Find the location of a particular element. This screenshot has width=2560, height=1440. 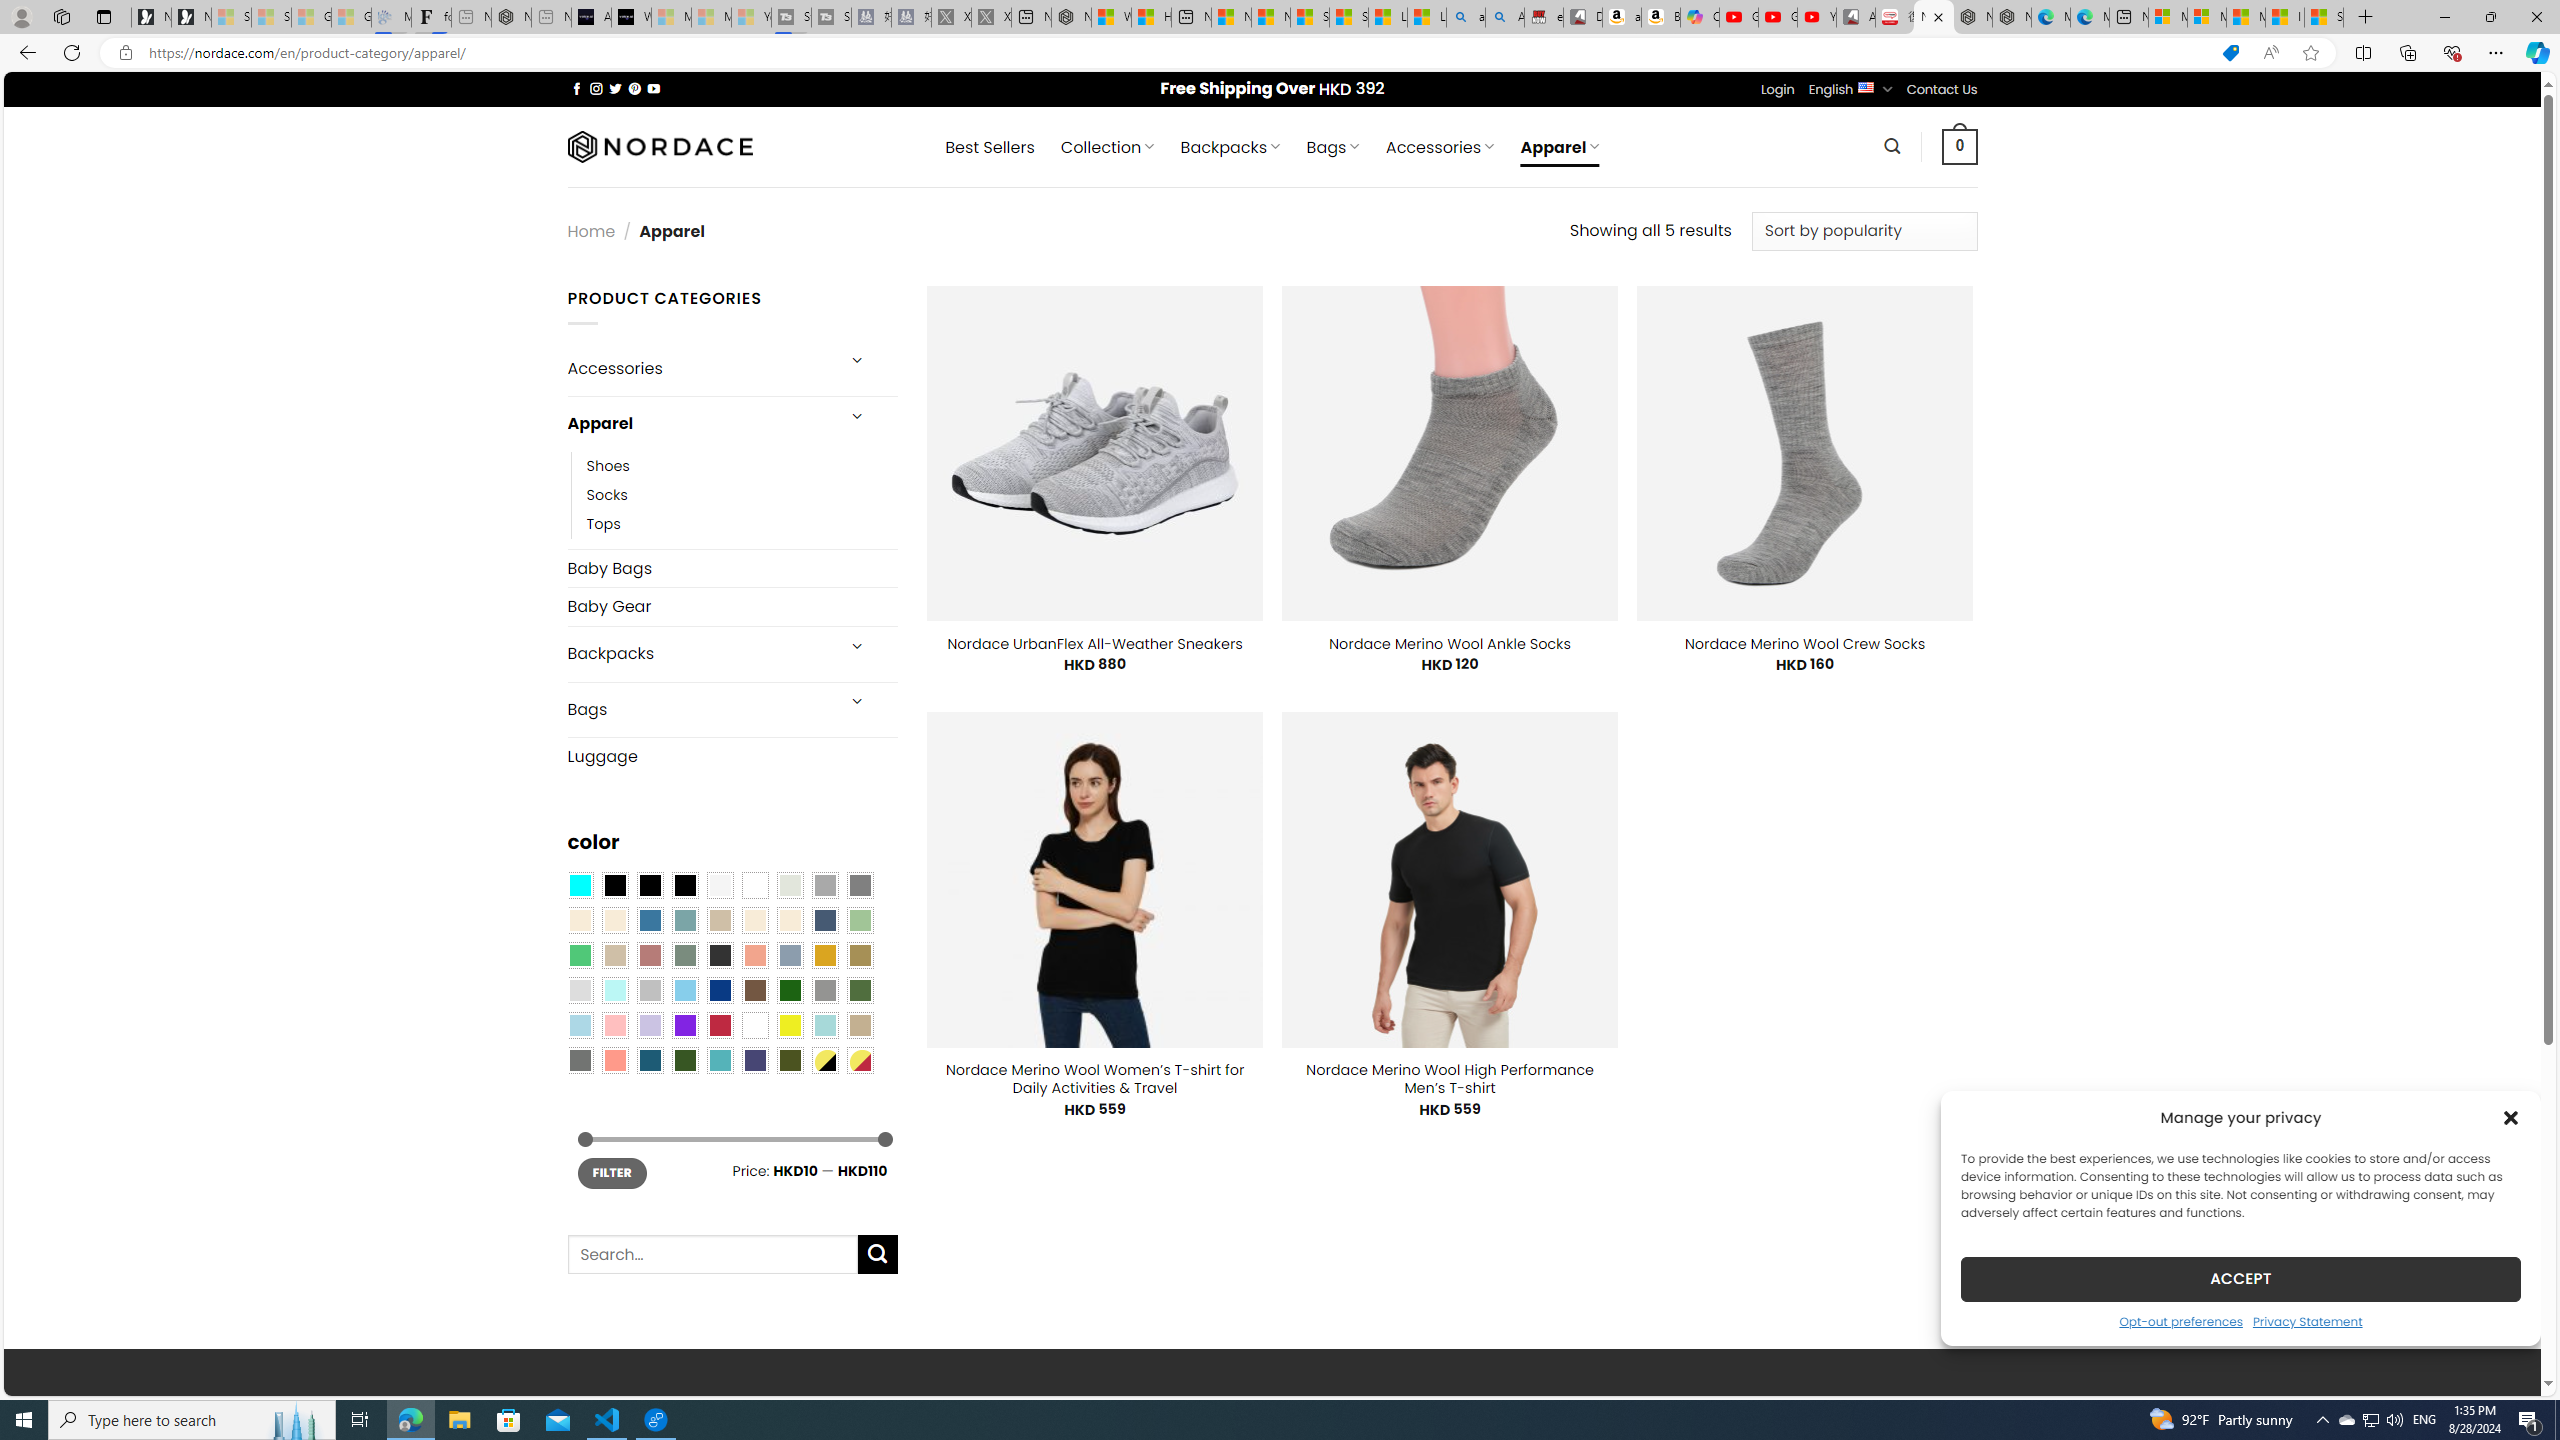

'Nordace - Apparel' is located at coordinates (1933, 16).